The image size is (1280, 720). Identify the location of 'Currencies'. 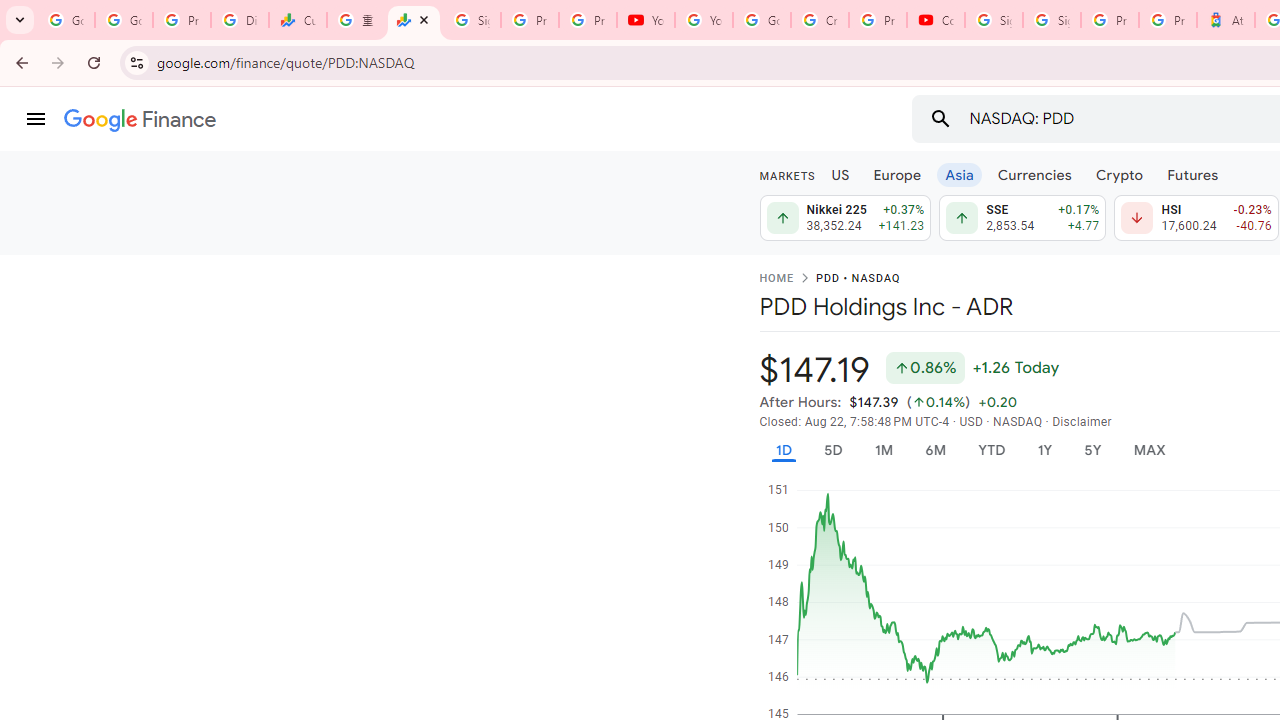
(1034, 173).